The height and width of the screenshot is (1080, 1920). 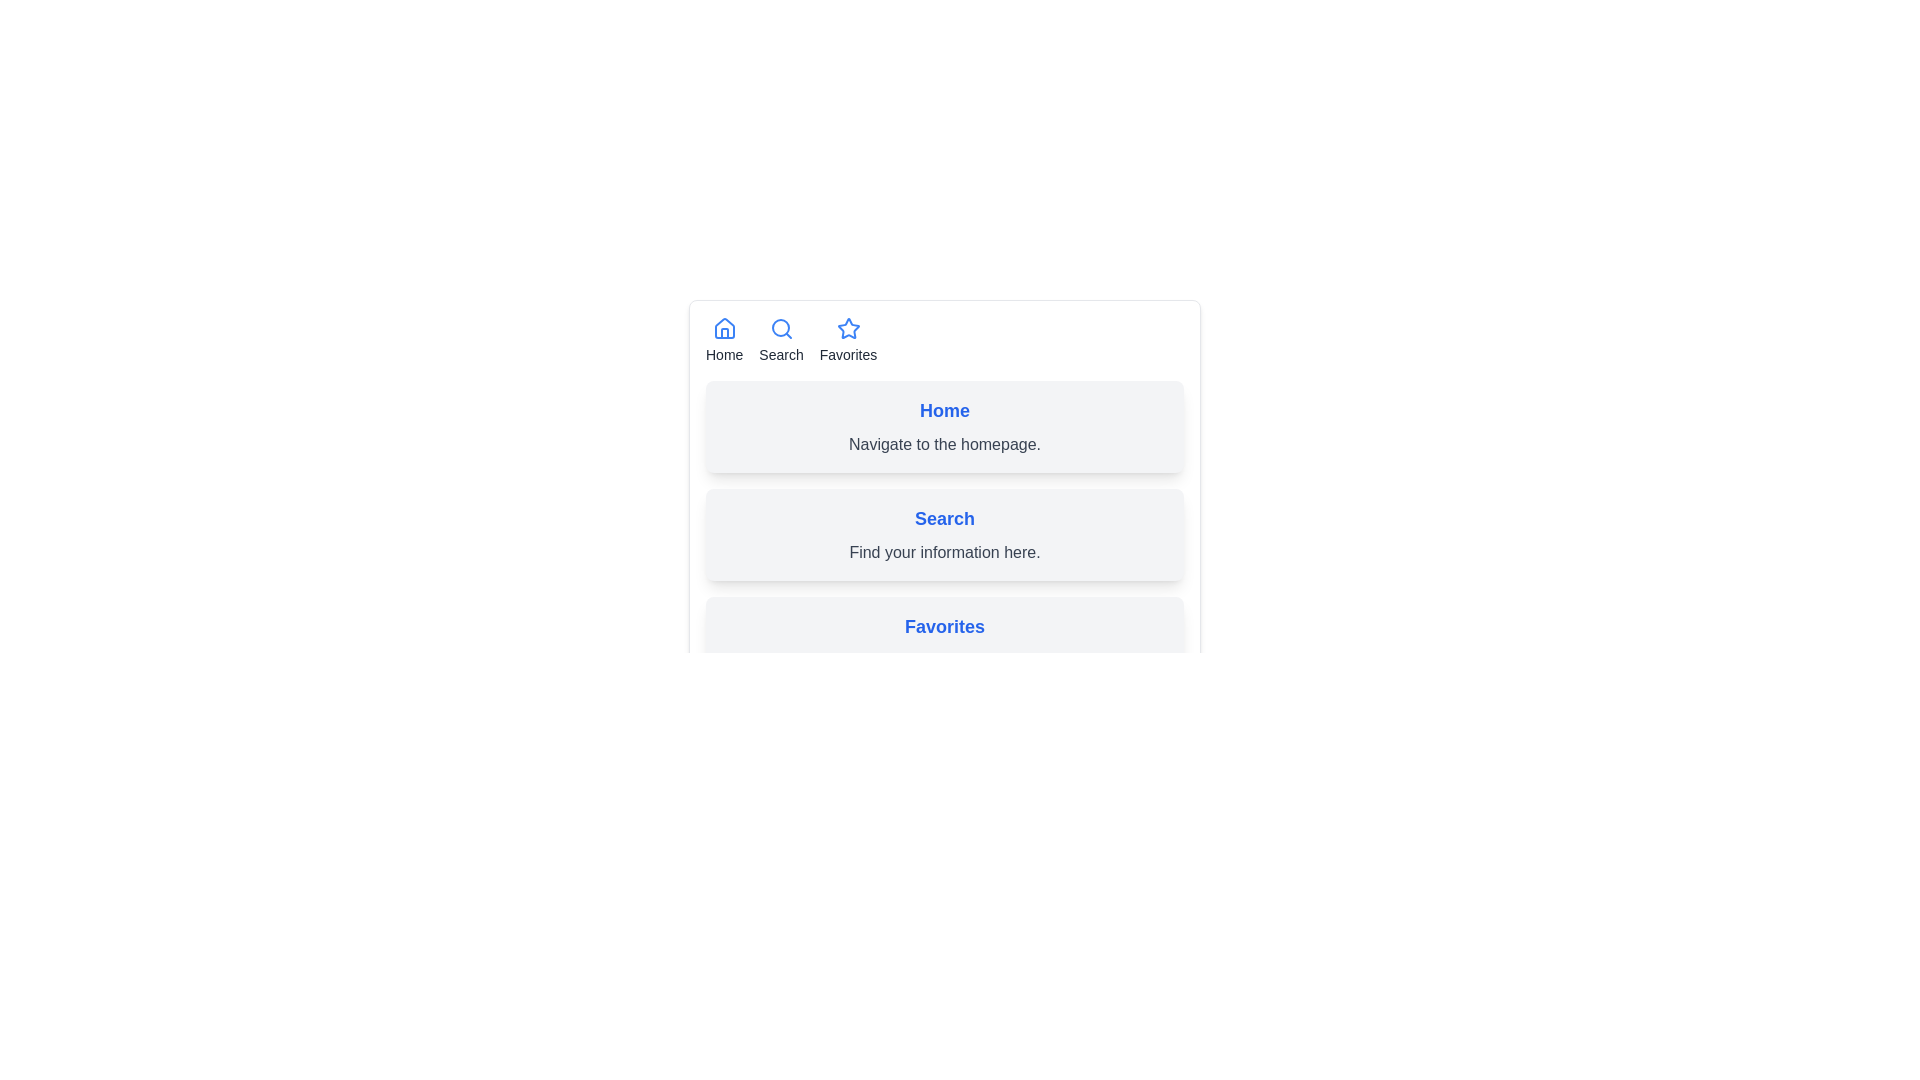 I want to click on the 'Home' text label, which is styled with a small gray font and located under the house icon in the top-left corner of the interface, so click(x=723, y=353).